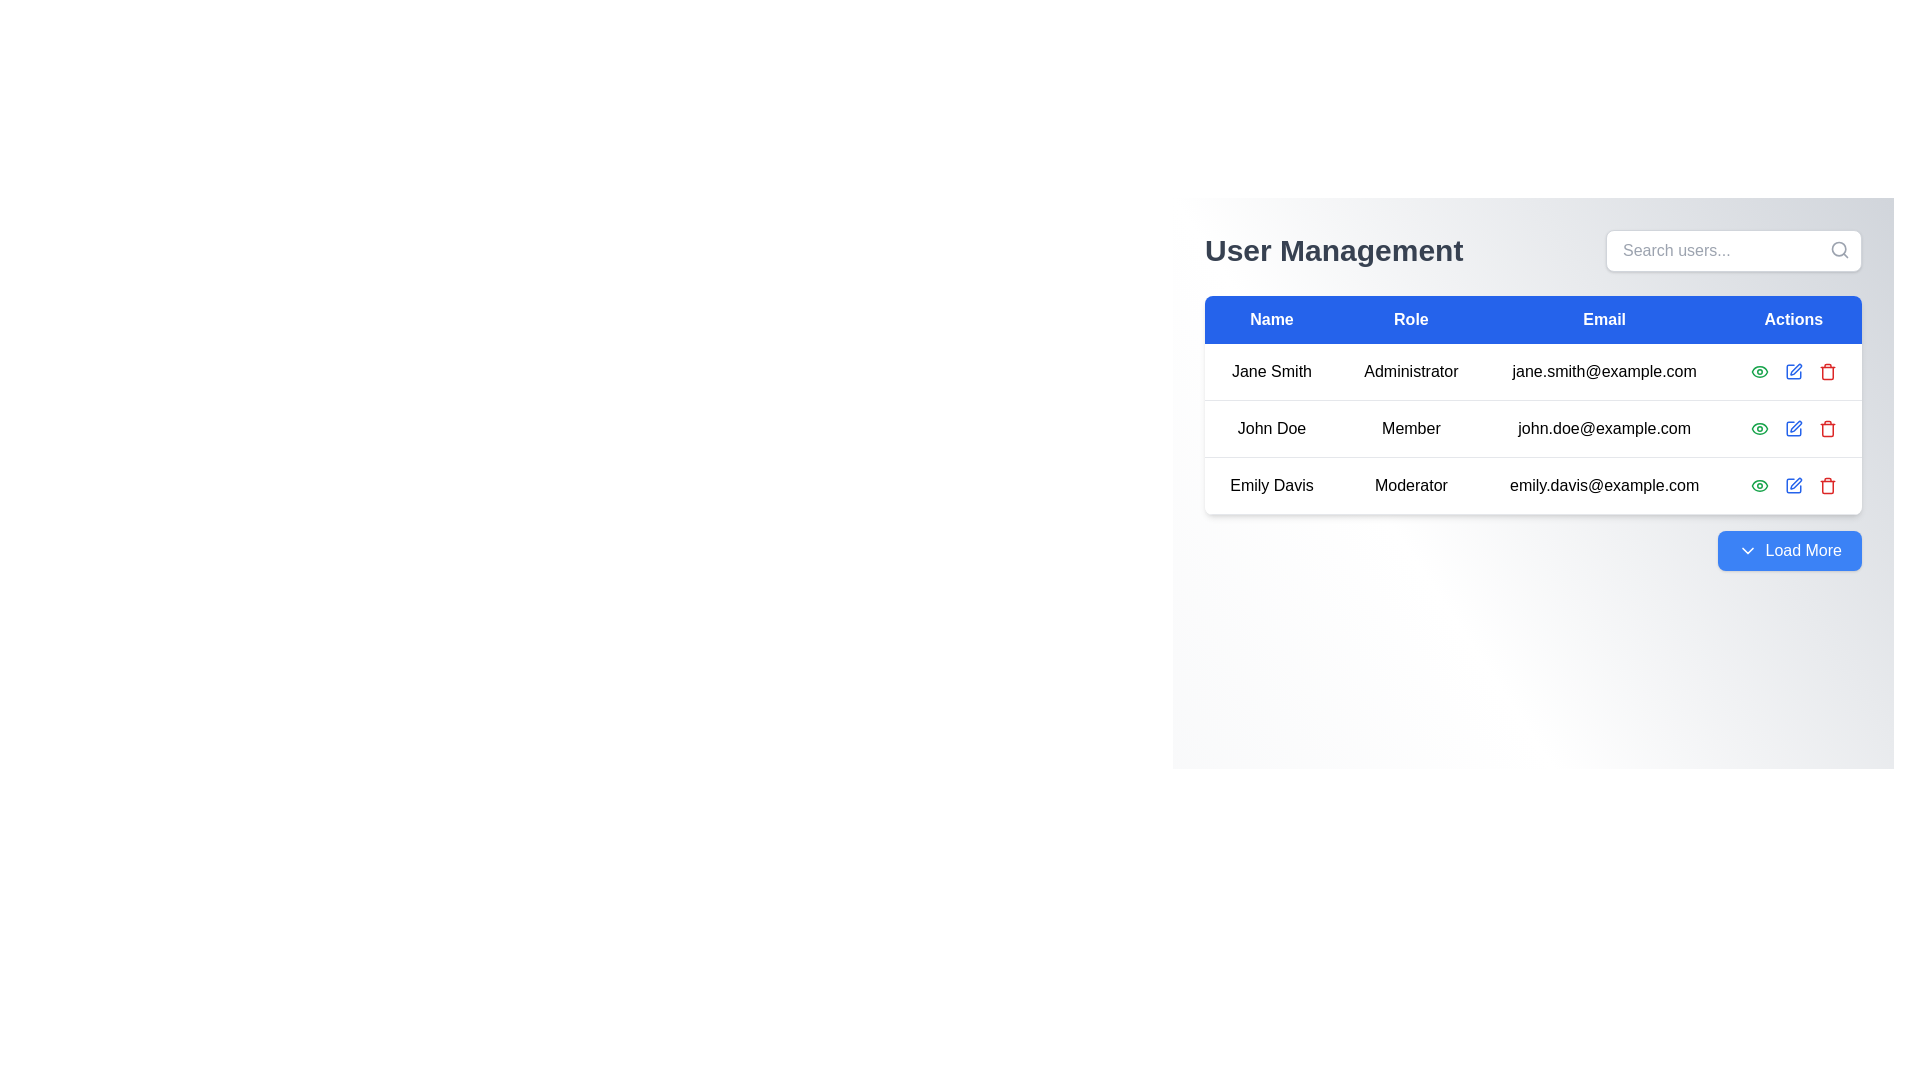 The image size is (1920, 1080). What do you see at coordinates (1758, 371) in the screenshot?
I see `the green eye-shaped icon with a circular enclosure and green border located in the 'Actions' column of the first row in the 'User Management' table` at bounding box center [1758, 371].